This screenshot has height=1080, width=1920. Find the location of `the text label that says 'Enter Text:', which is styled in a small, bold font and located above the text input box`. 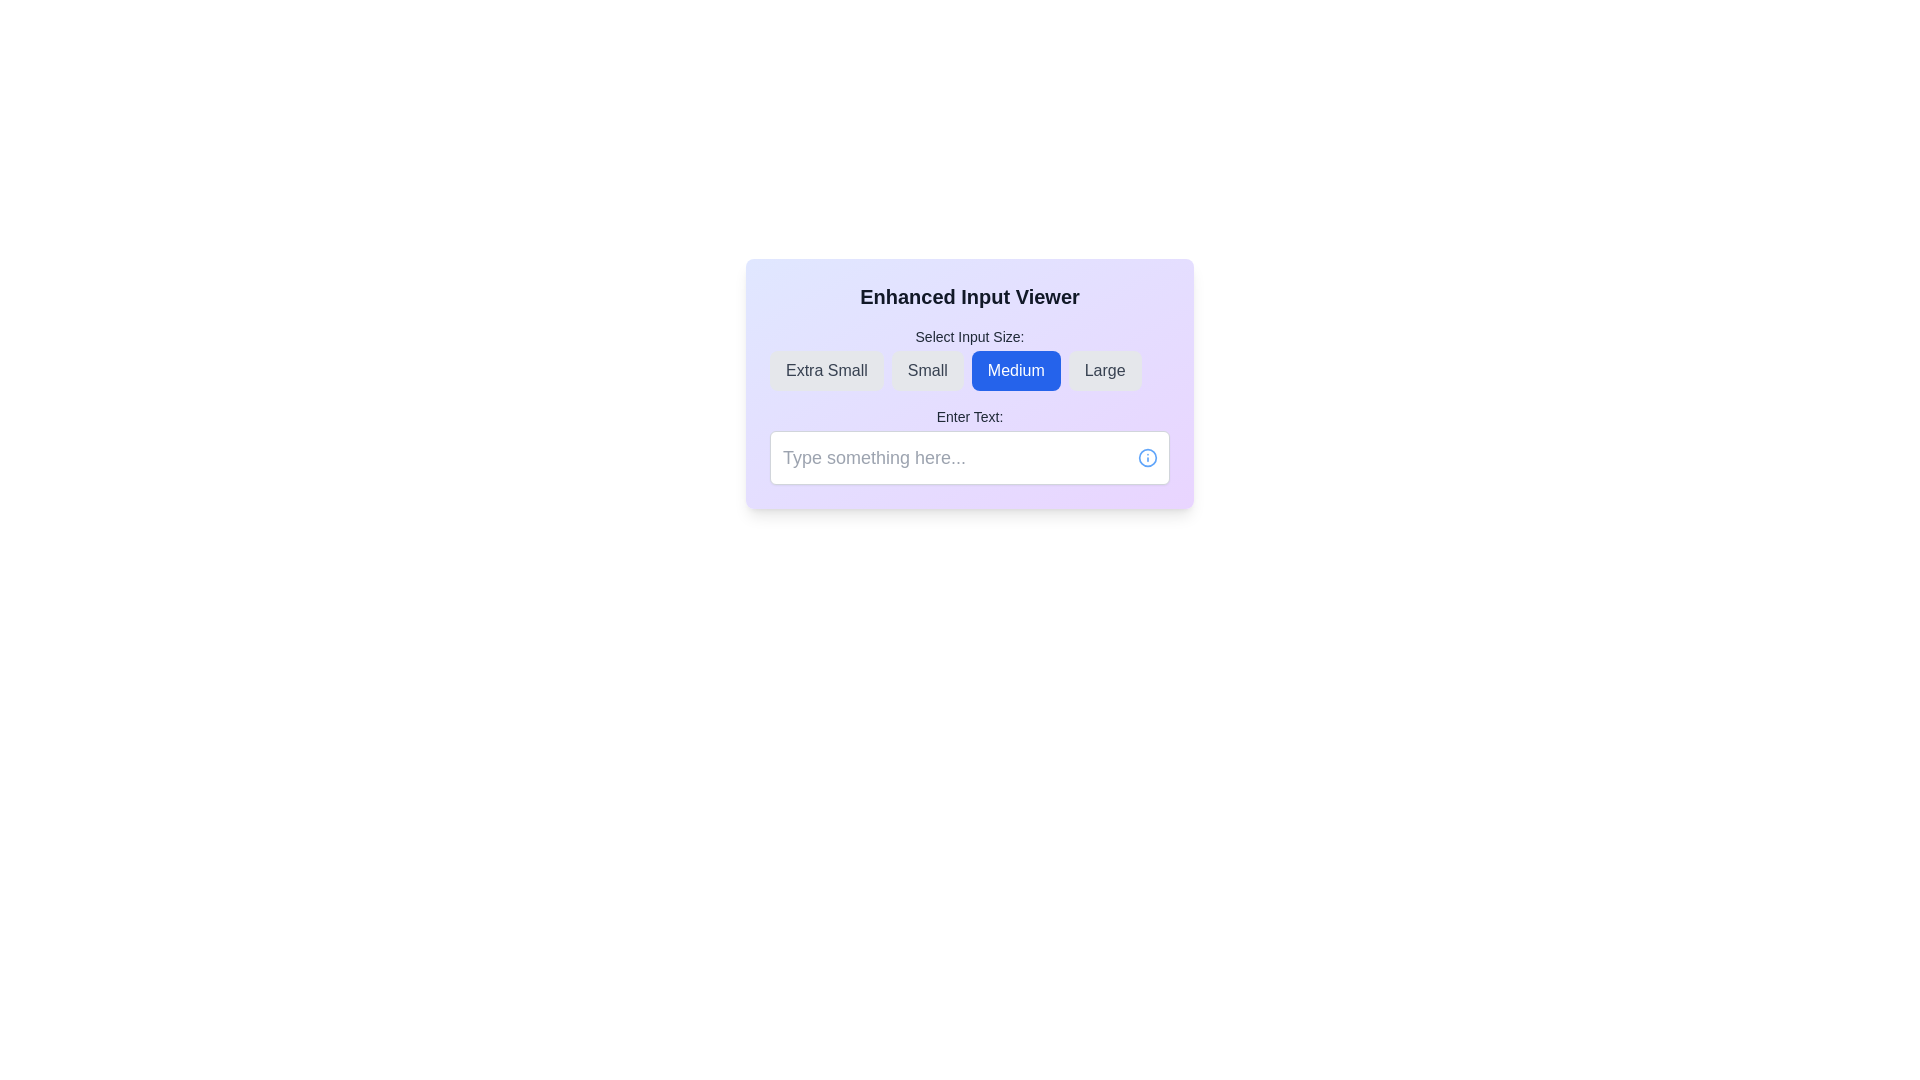

the text label that says 'Enter Text:', which is styled in a small, bold font and located above the text input box is located at coordinates (969, 415).